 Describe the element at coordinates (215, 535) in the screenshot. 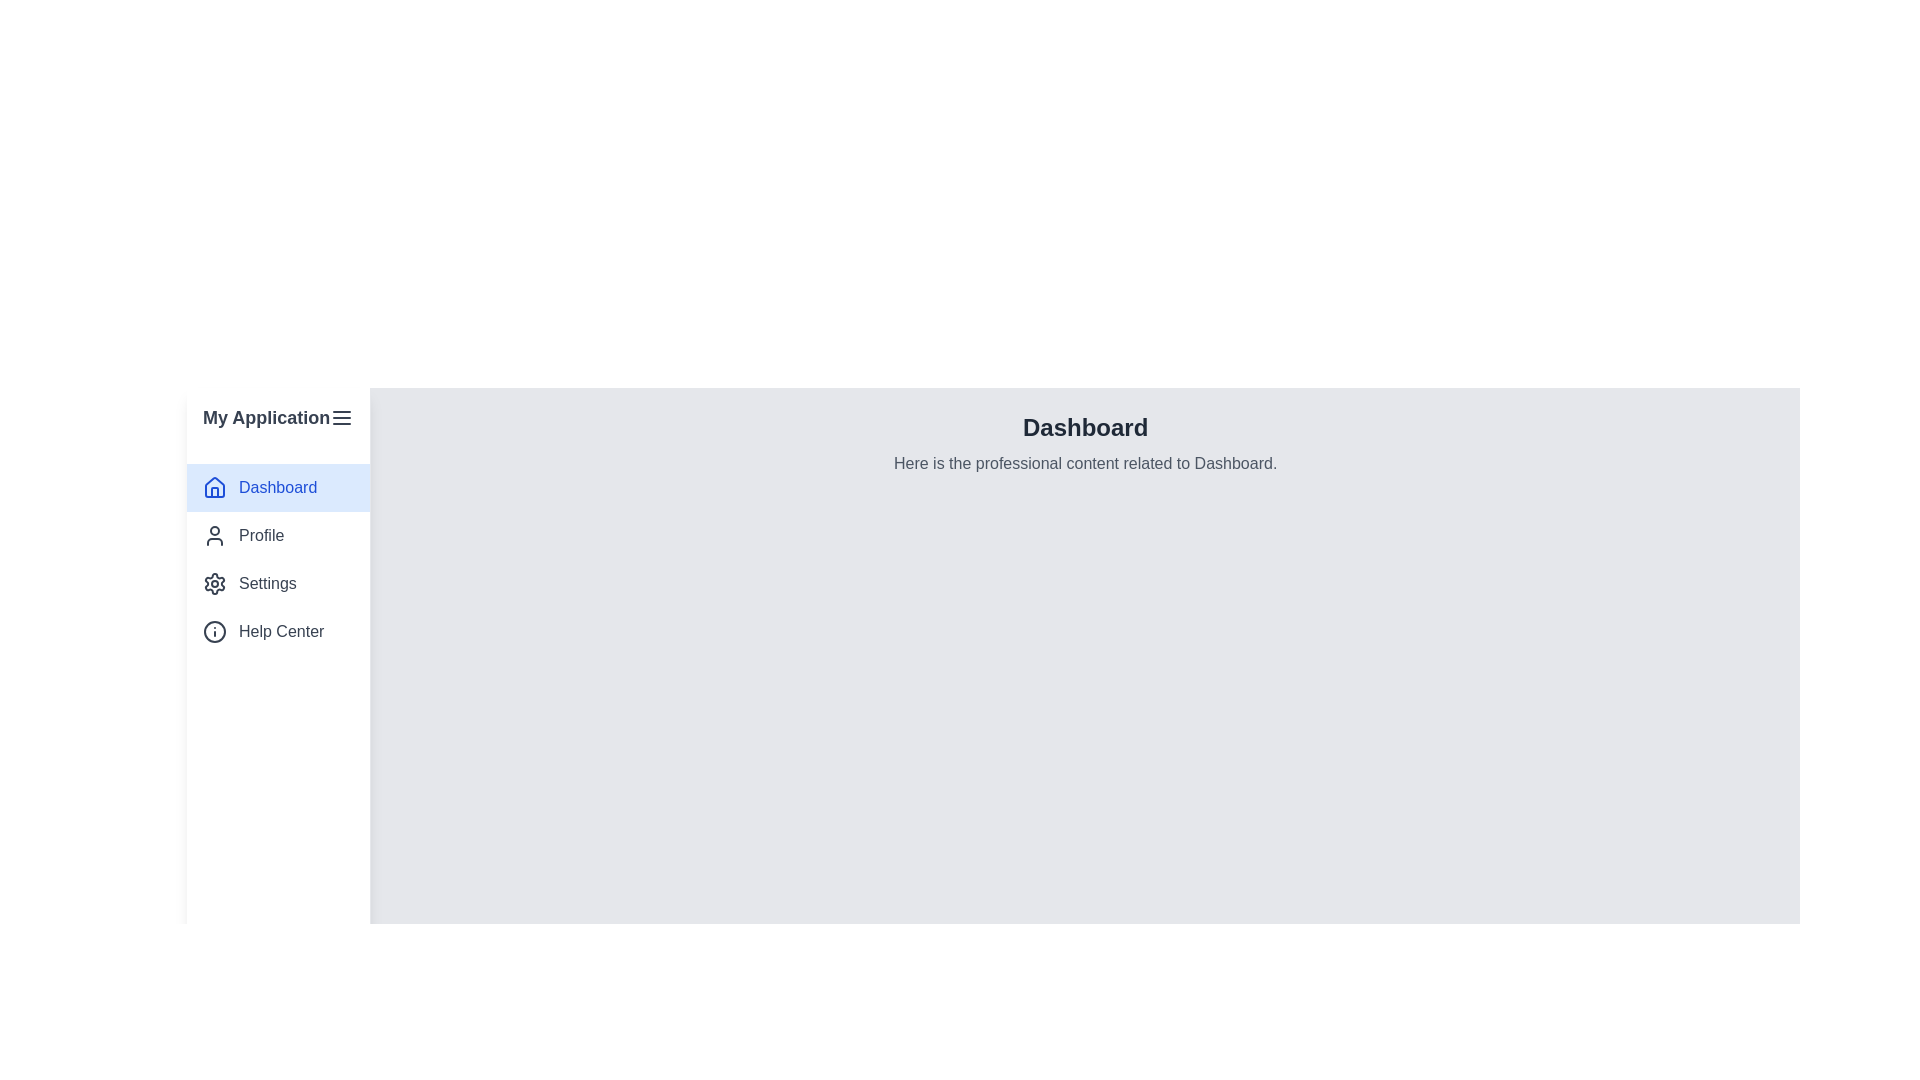

I see `the 'Profile' icon located in the navigation menu's left vertical sidebar, which is positioned to the left of the text label 'Profile'` at that location.